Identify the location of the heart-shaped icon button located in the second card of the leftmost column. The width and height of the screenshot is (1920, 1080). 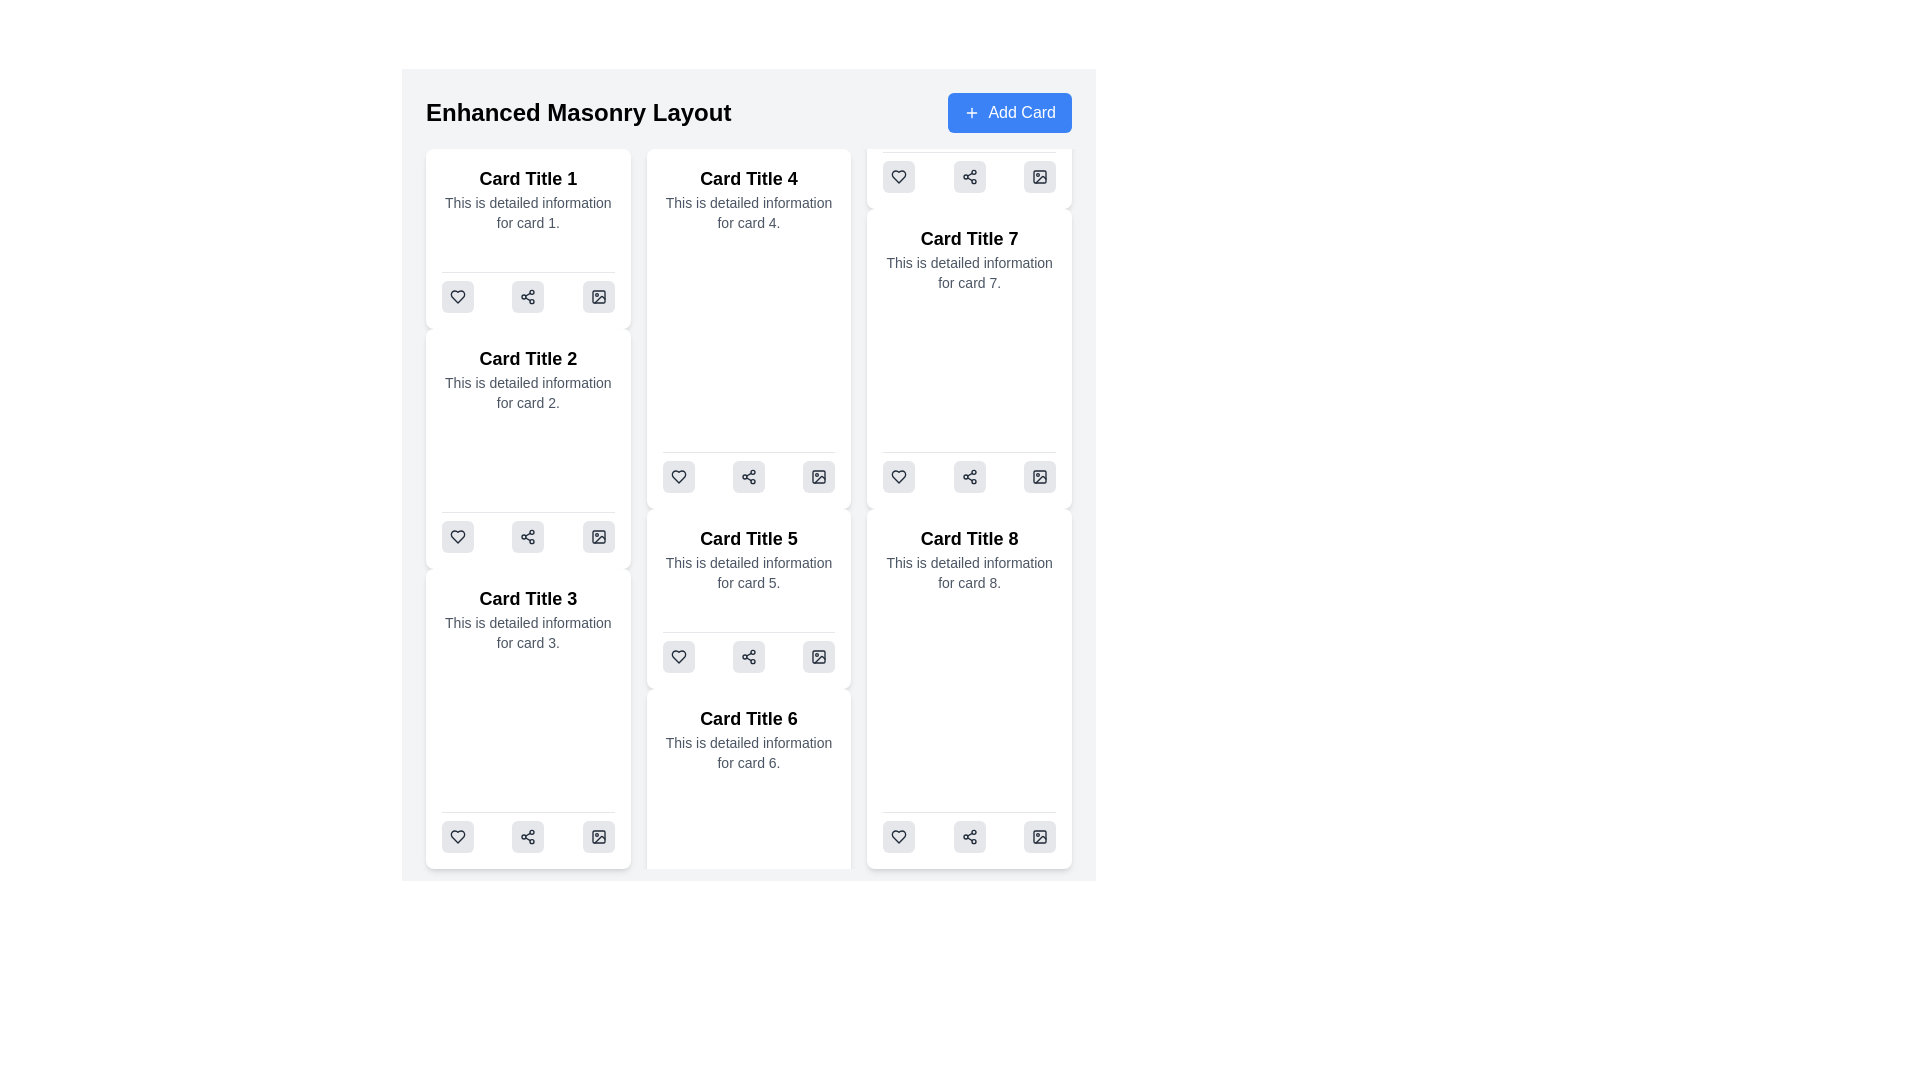
(456, 535).